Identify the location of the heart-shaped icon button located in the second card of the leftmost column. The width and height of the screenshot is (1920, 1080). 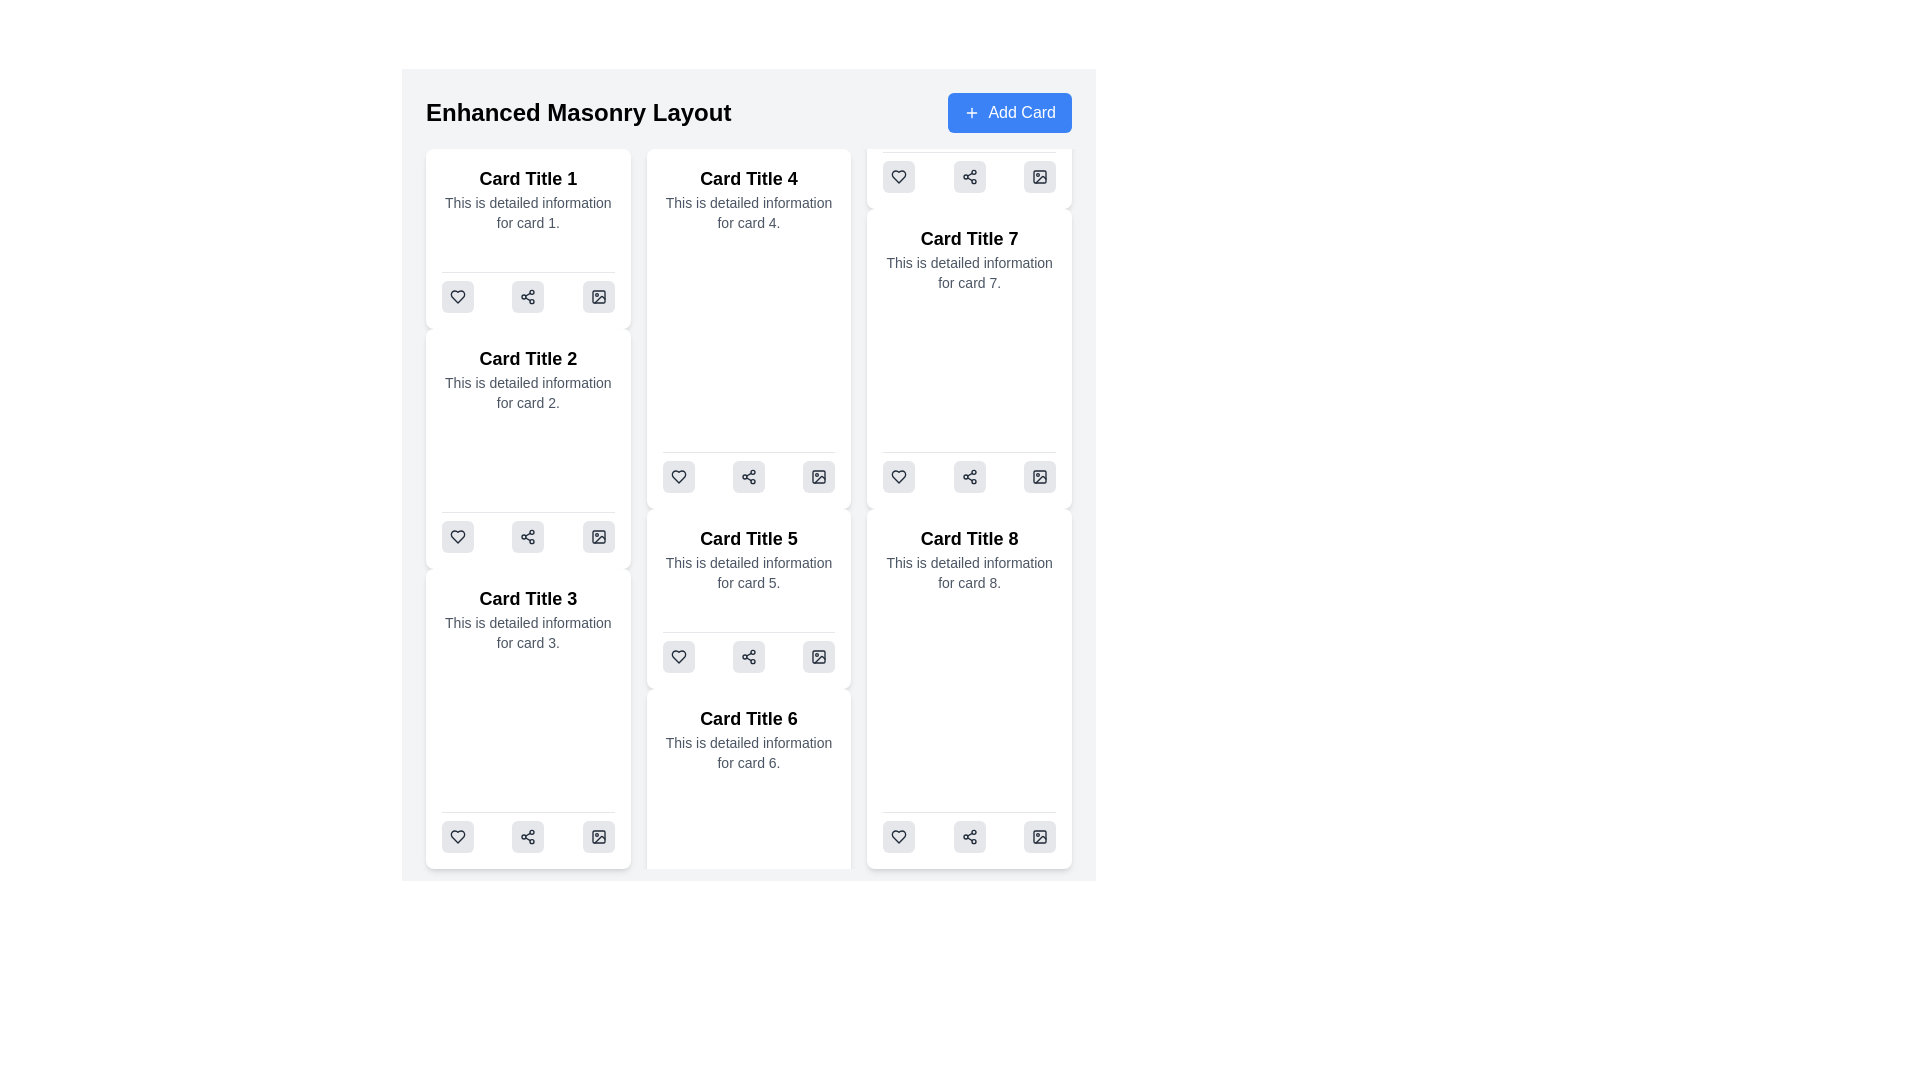
(456, 535).